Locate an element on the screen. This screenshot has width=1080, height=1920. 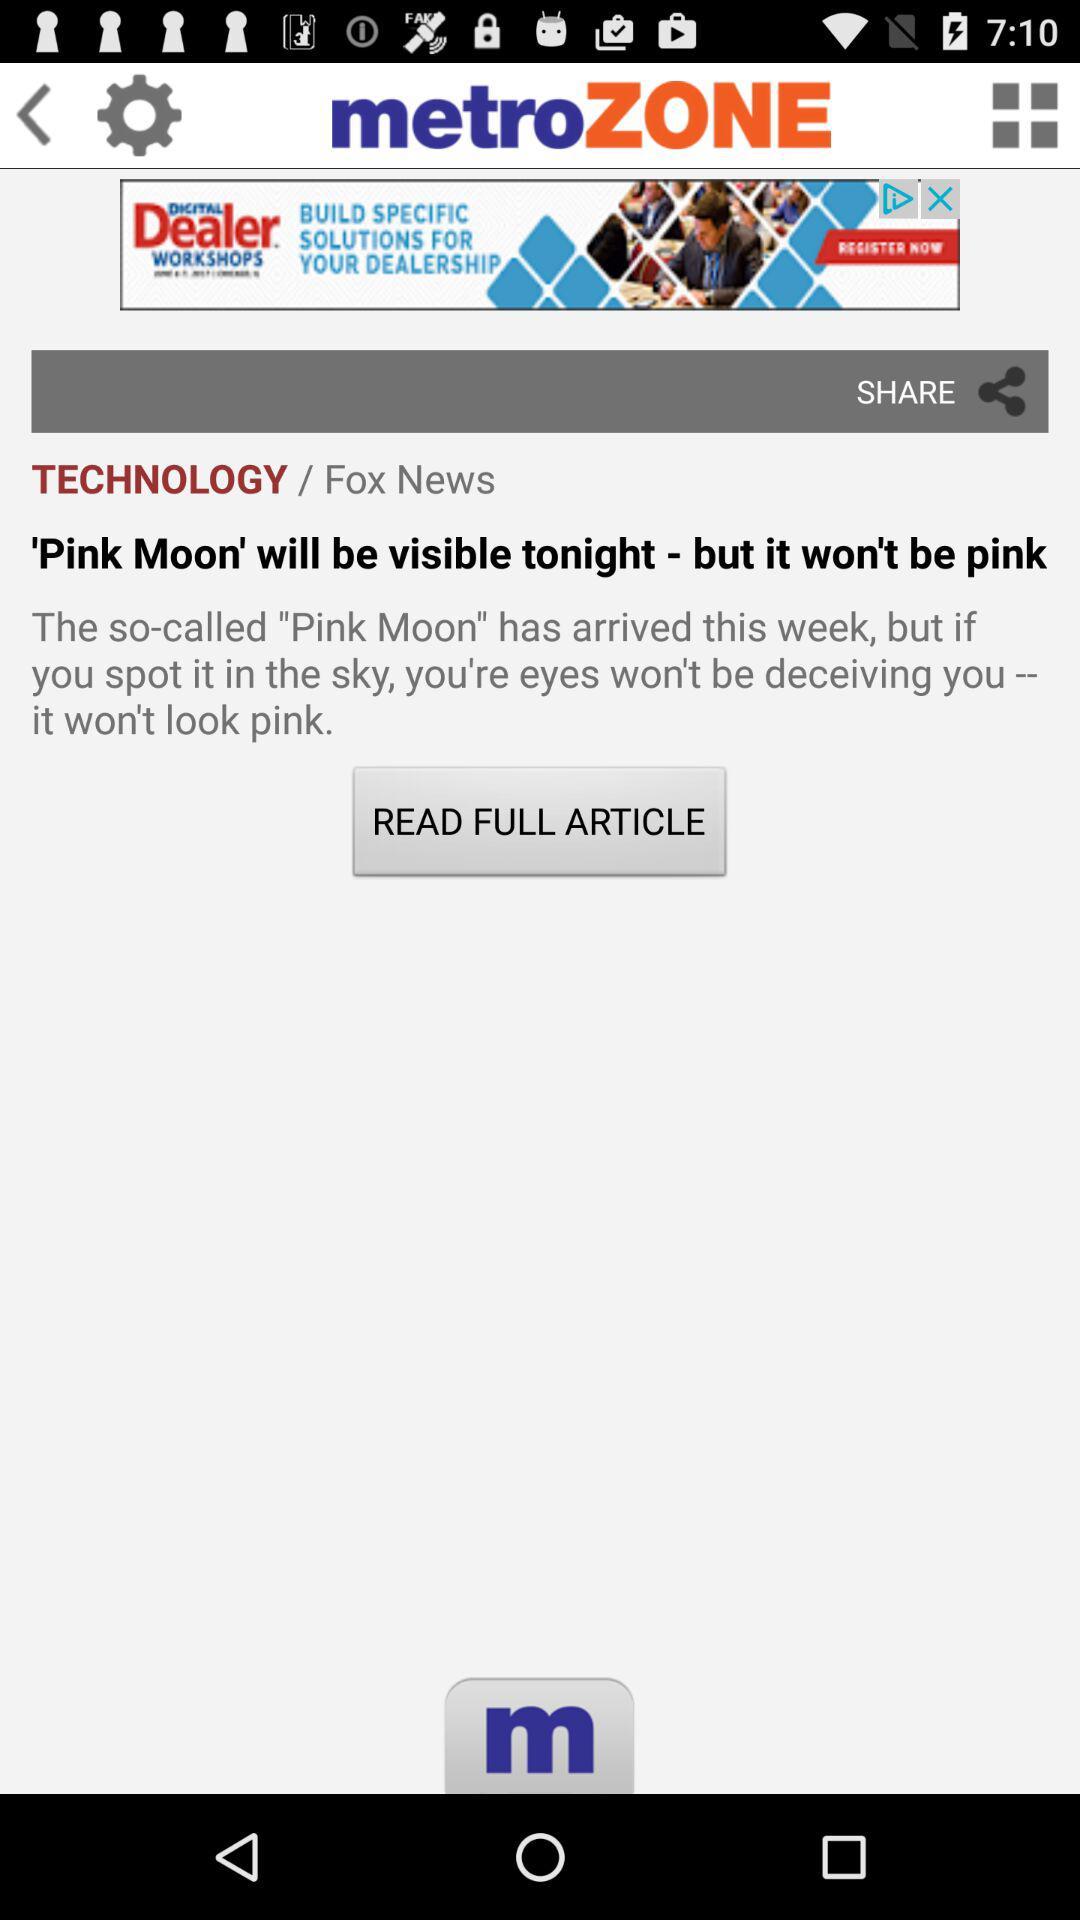
the pause icon is located at coordinates (540, 1876).